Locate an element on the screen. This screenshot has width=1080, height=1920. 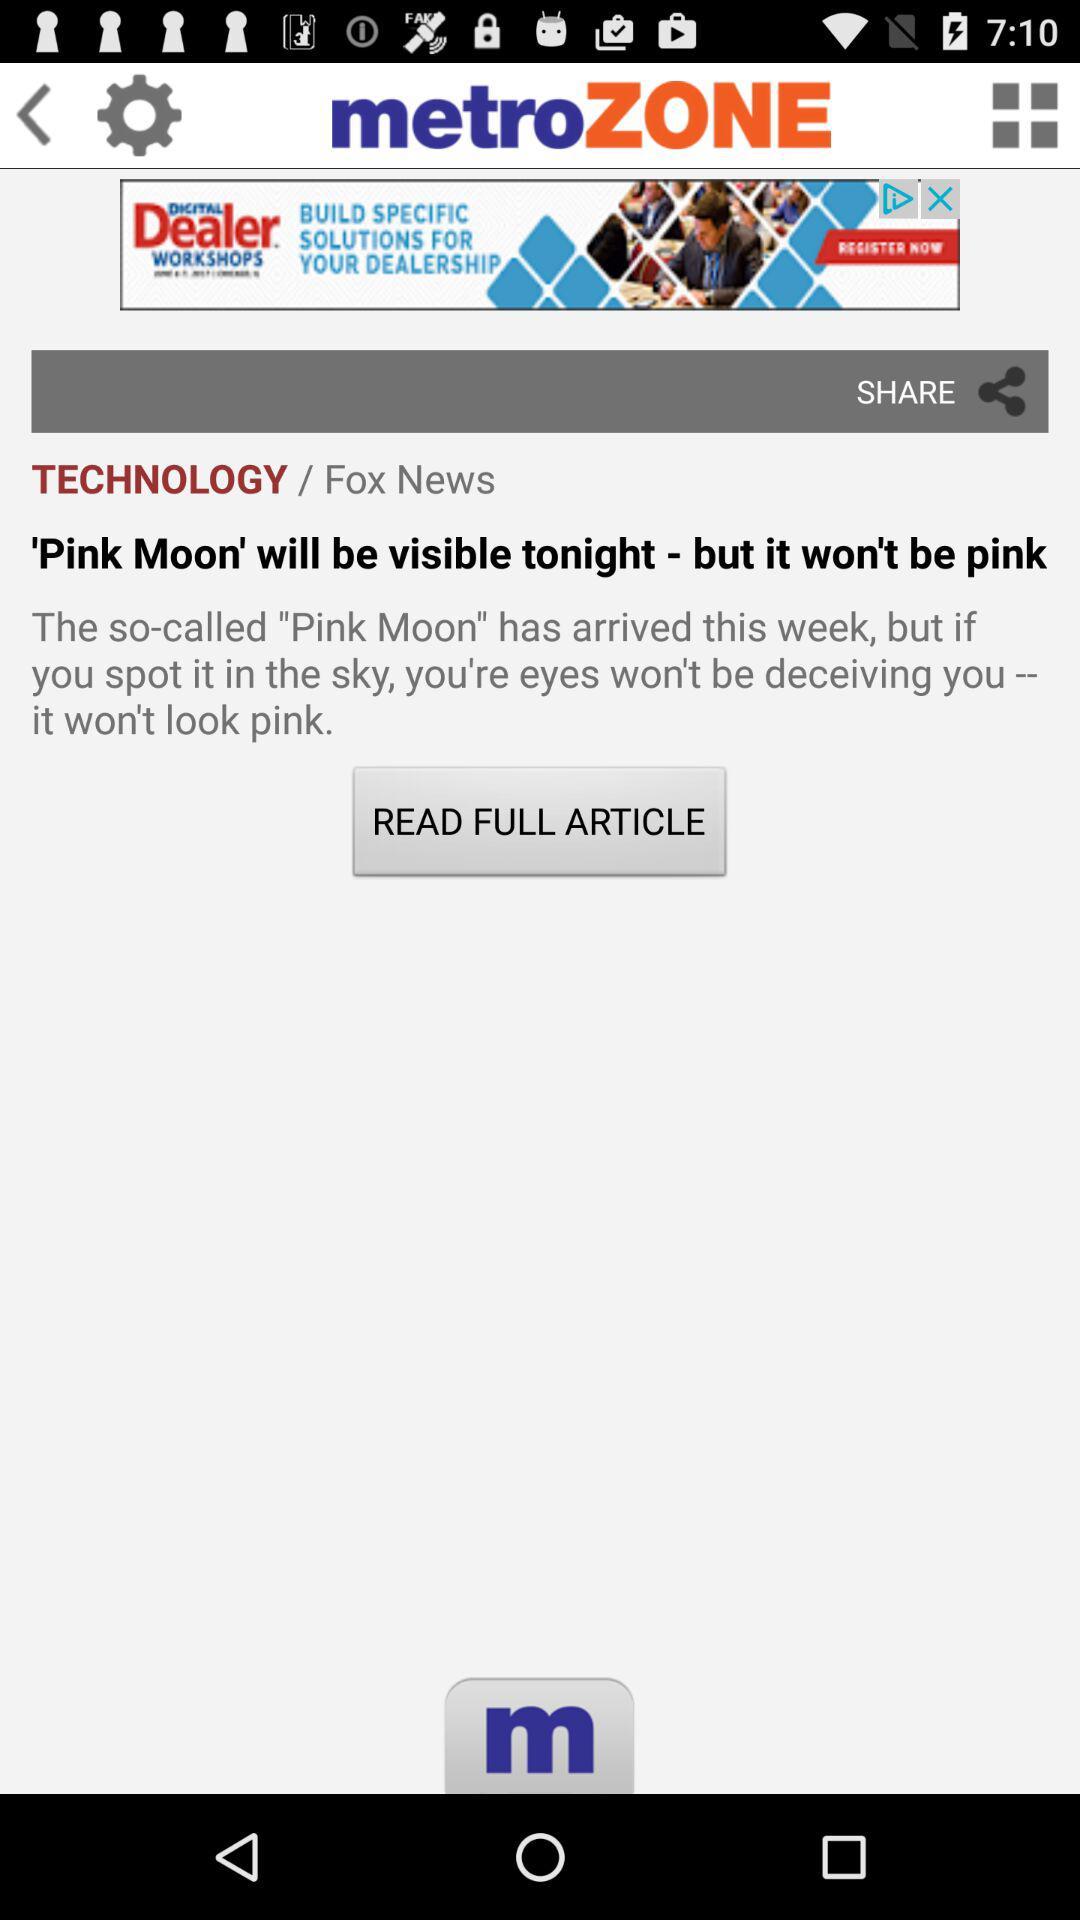
the pause icon is located at coordinates (540, 1876).